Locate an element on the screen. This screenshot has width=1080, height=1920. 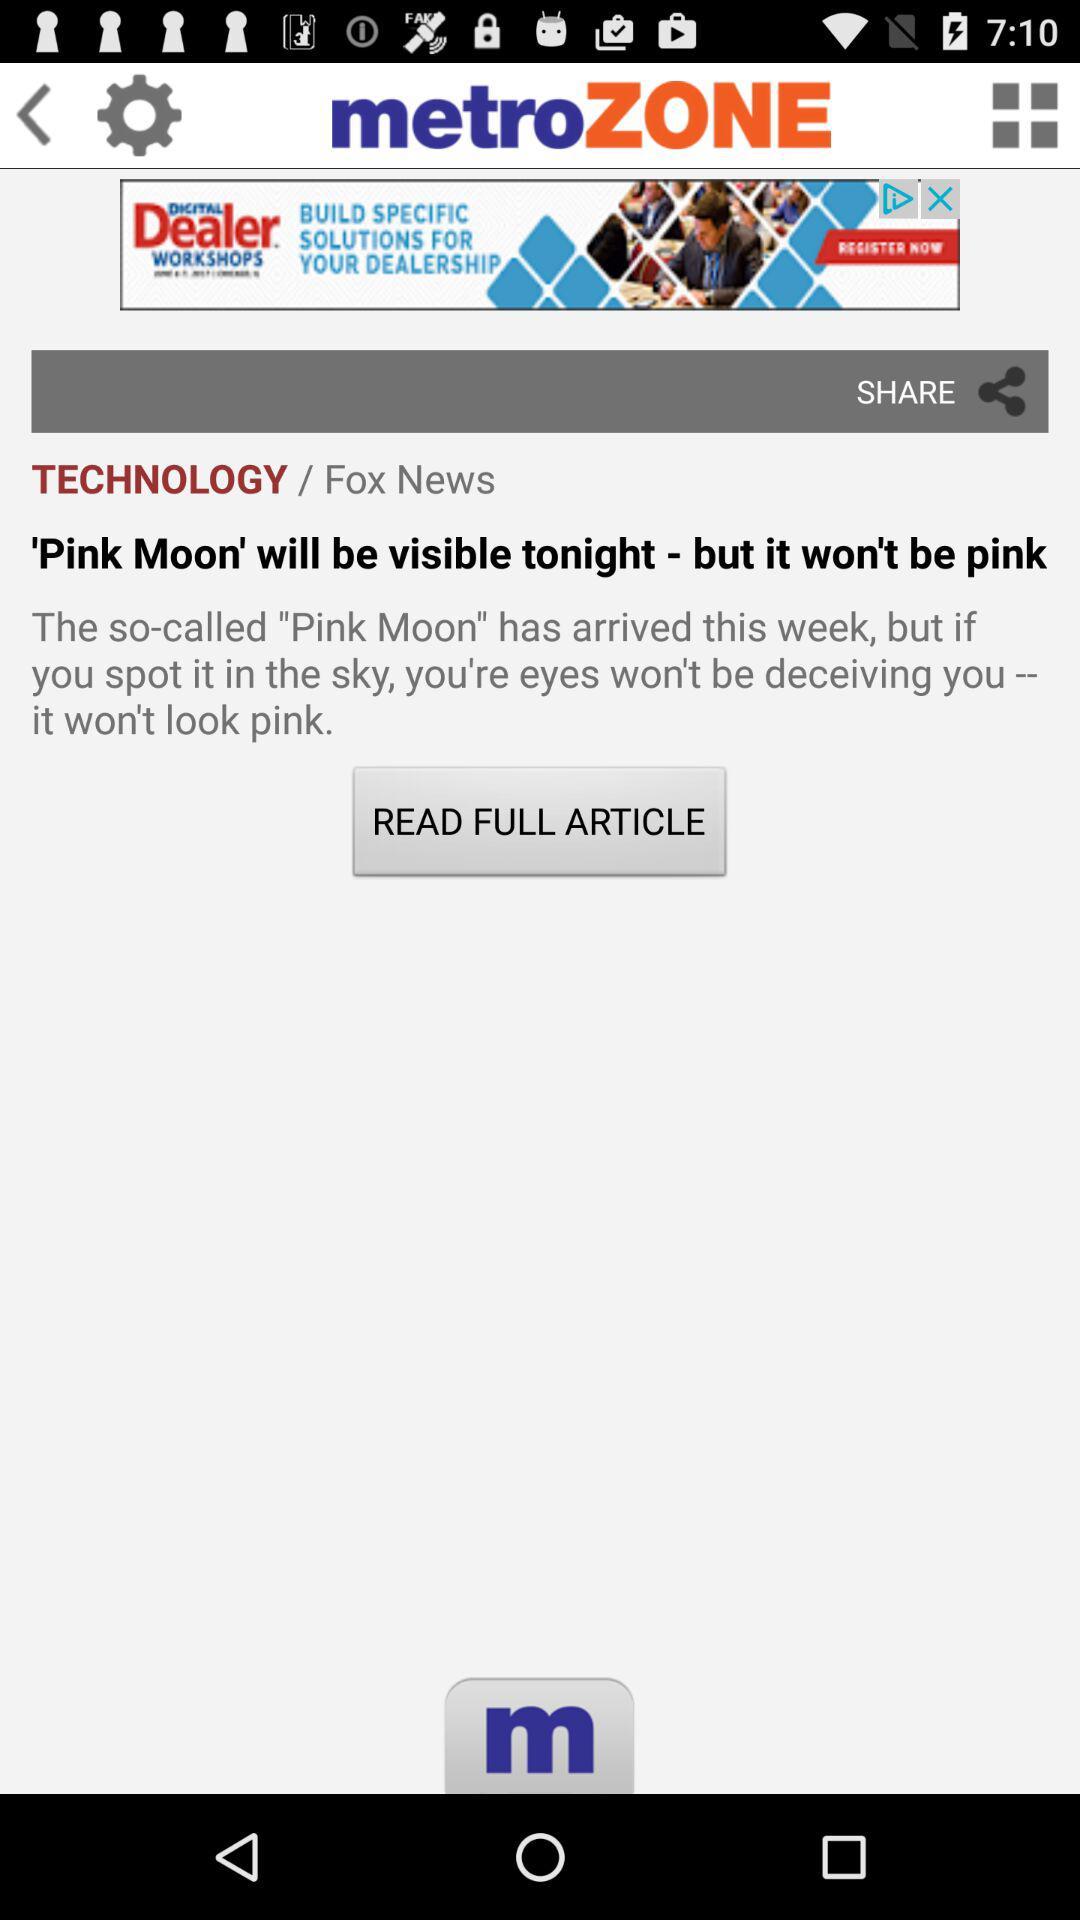
the pause icon is located at coordinates (540, 1876).